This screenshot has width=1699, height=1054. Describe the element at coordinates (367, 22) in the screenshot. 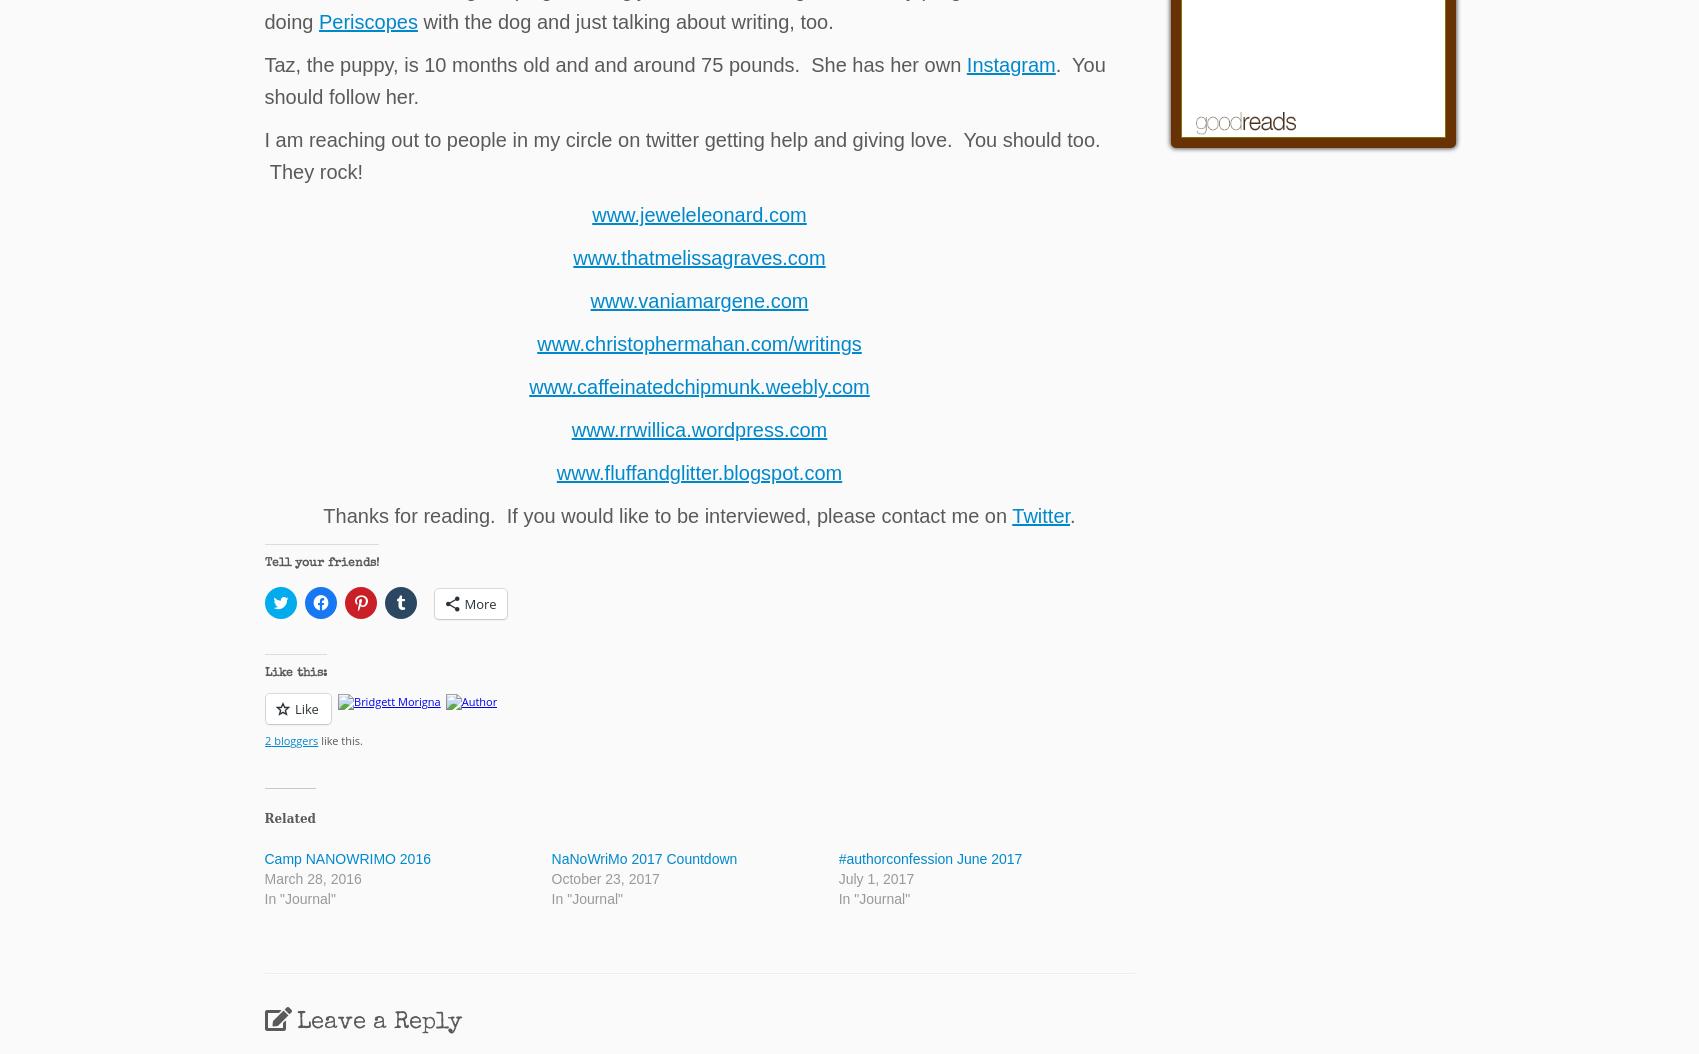

I see `'Periscopes'` at that location.